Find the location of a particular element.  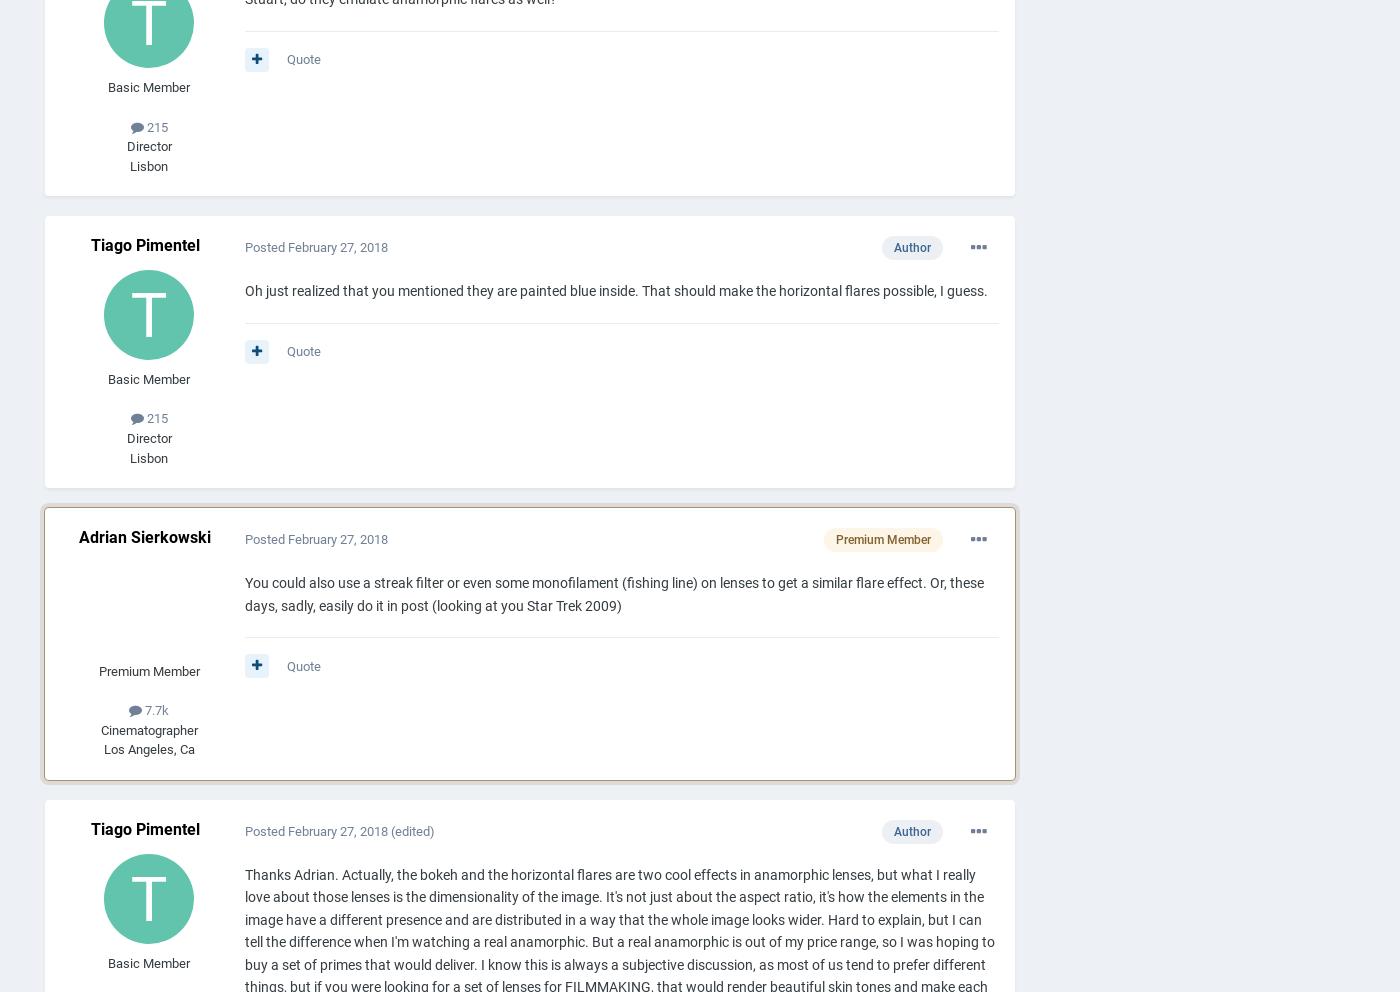

'Adrian Sierkowski' is located at coordinates (145, 536).